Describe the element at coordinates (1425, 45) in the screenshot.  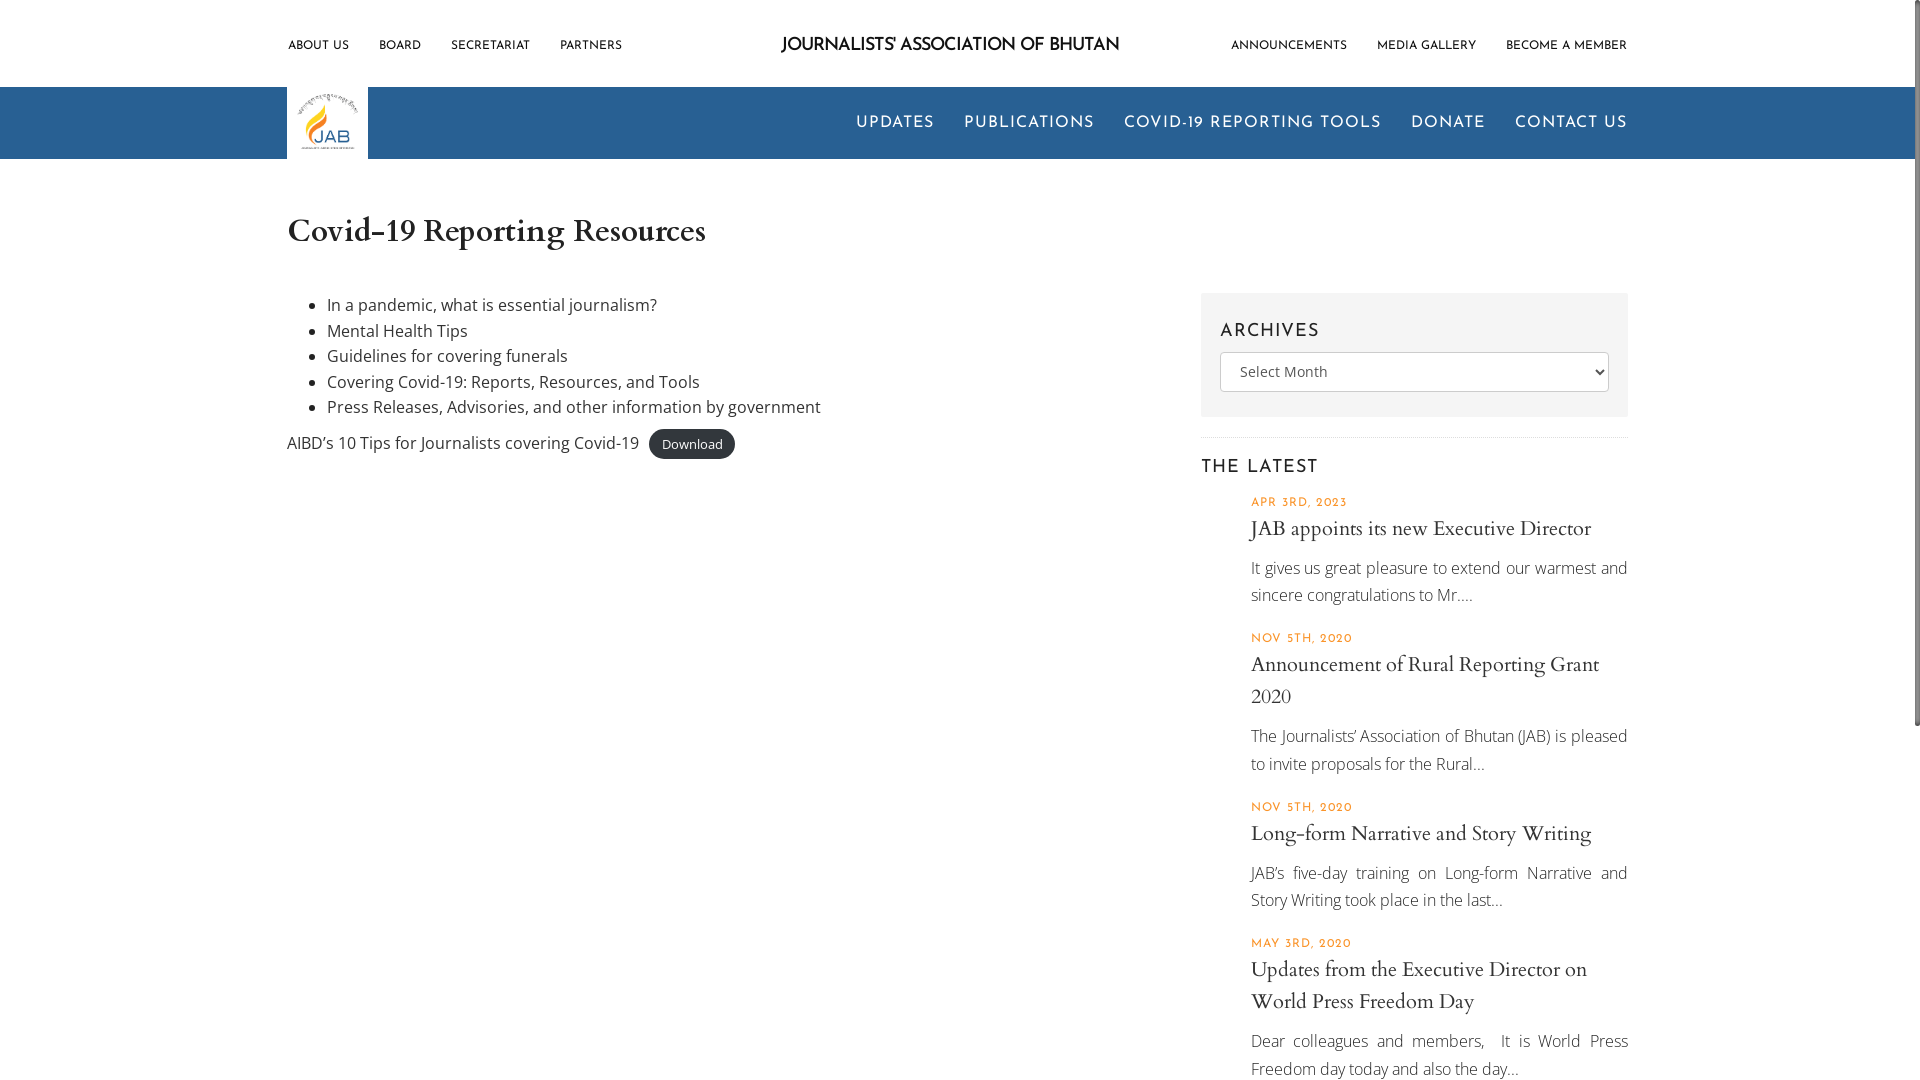
I see `'MEDIA GALLERY'` at that location.